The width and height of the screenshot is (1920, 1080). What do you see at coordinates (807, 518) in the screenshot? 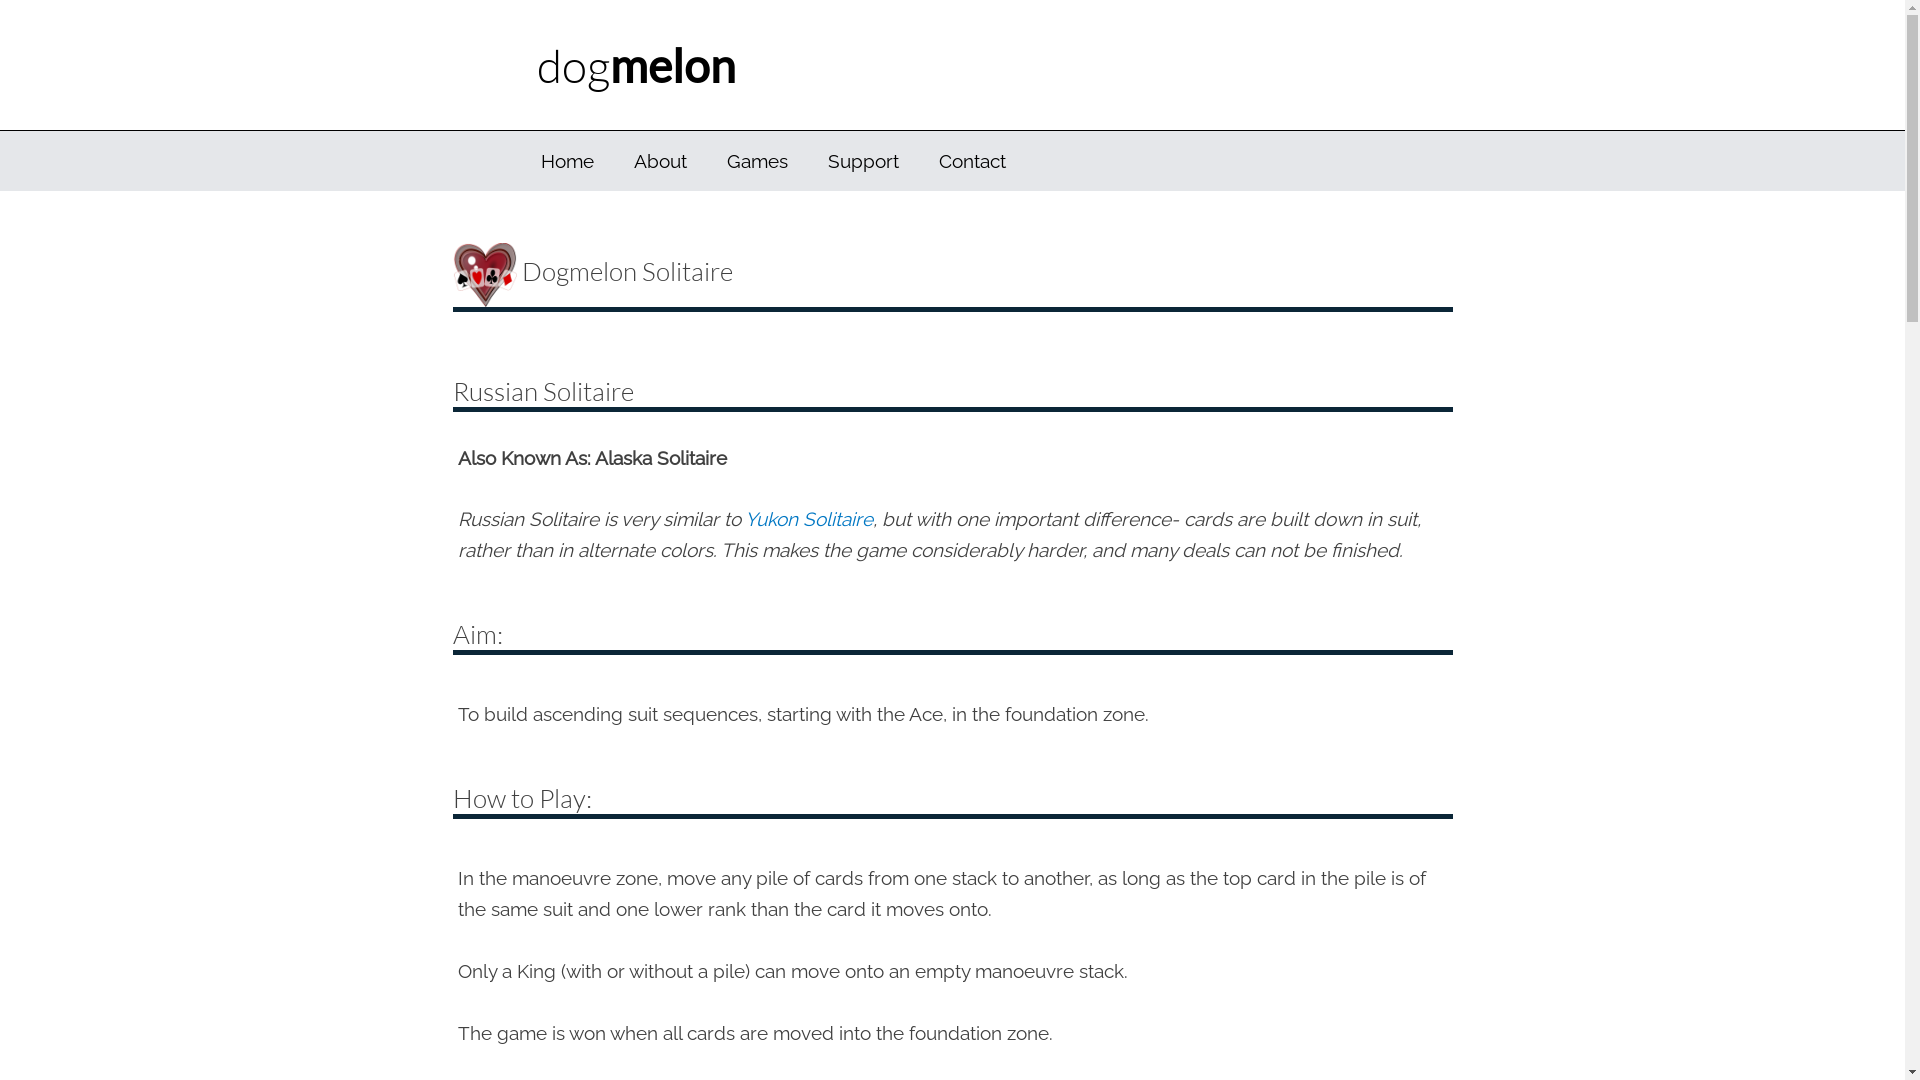
I see `'Yukon Solitaire'` at bounding box center [807, 518].